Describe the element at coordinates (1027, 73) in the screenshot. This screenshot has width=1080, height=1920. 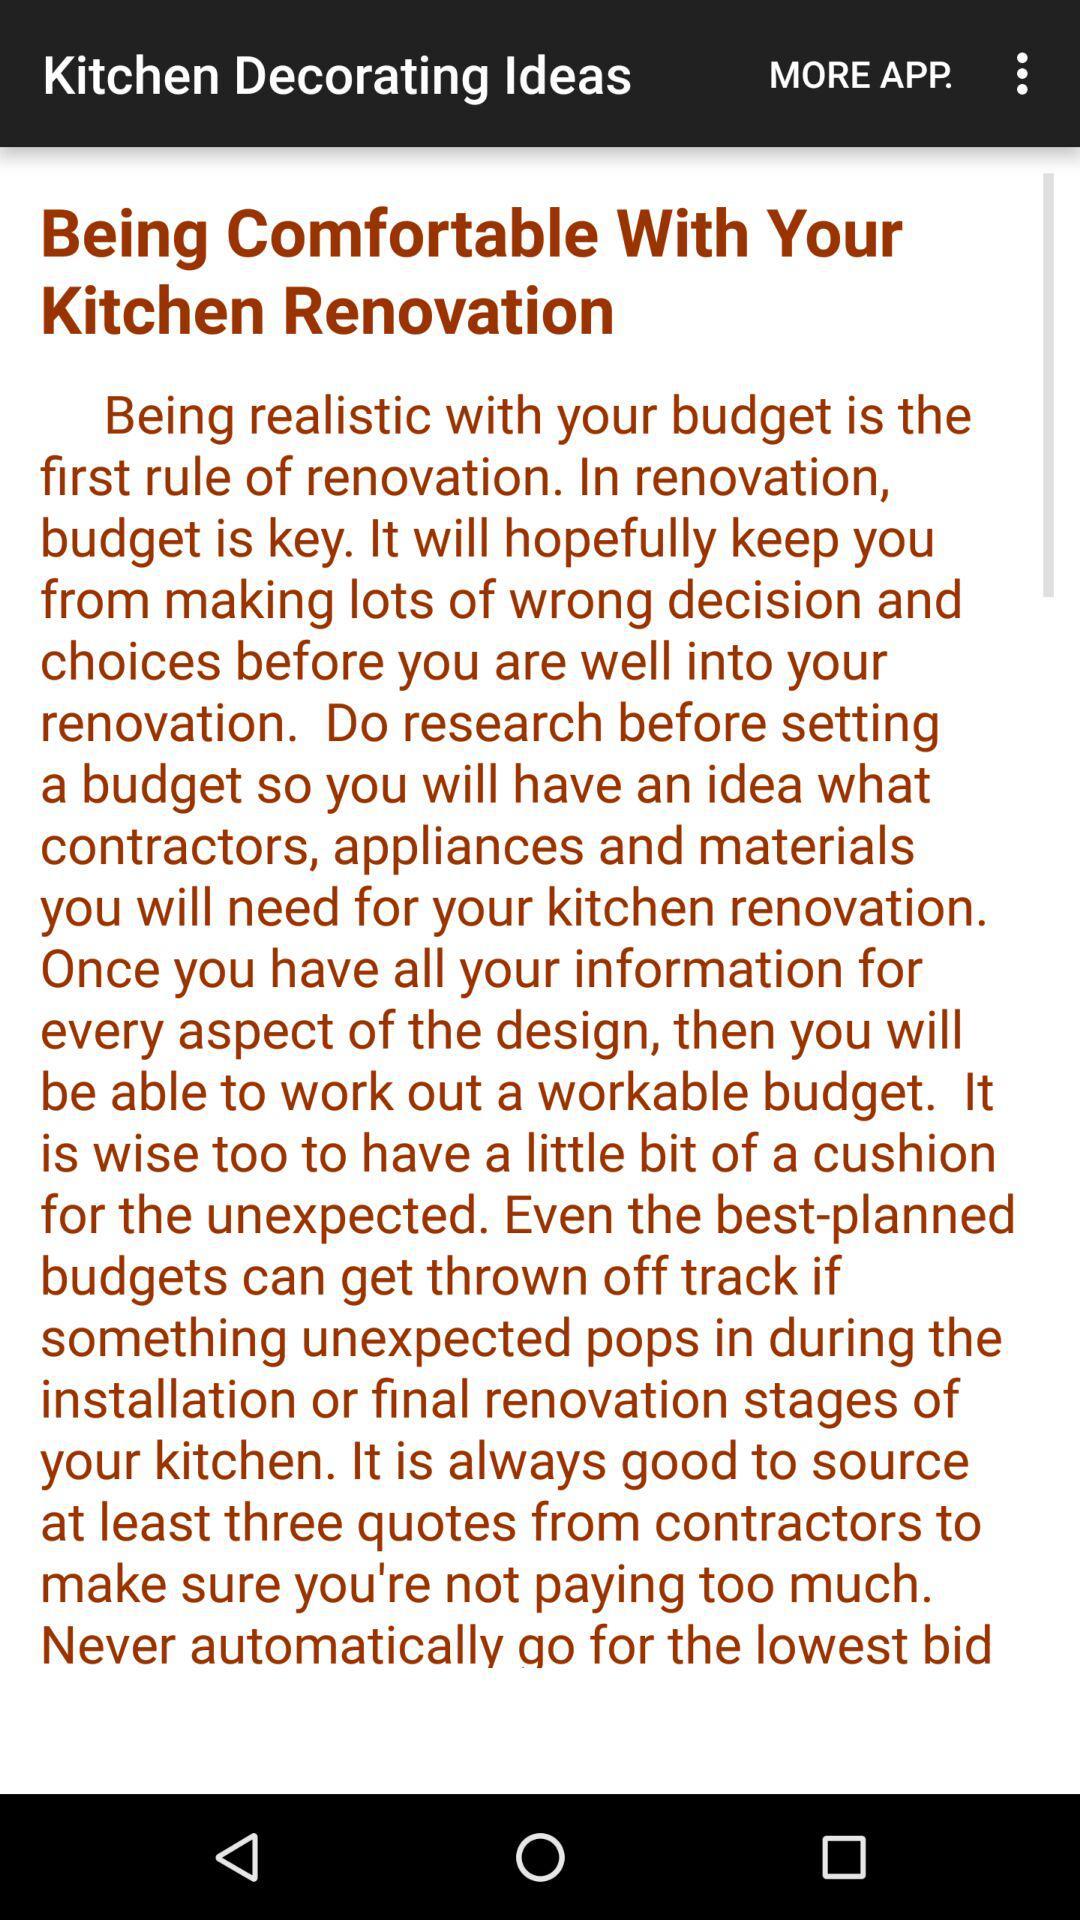
I see `the icon to the right of the more app.` at that location.